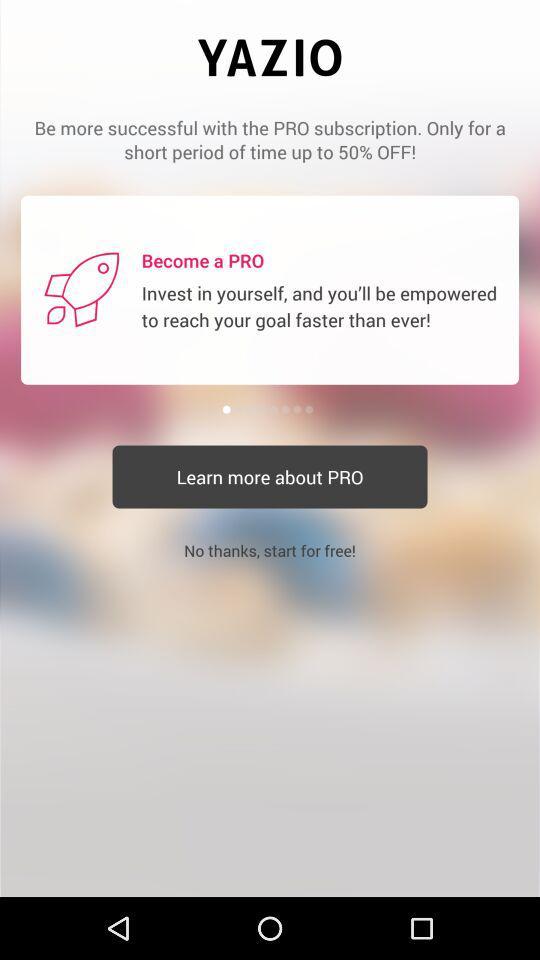 Image resolution: width=540 pixels, height=960 pixels. What do you see at coordinates (270, 550) in the screenshot?
I see `no thanks start icon` at bounding box center [270, 550].